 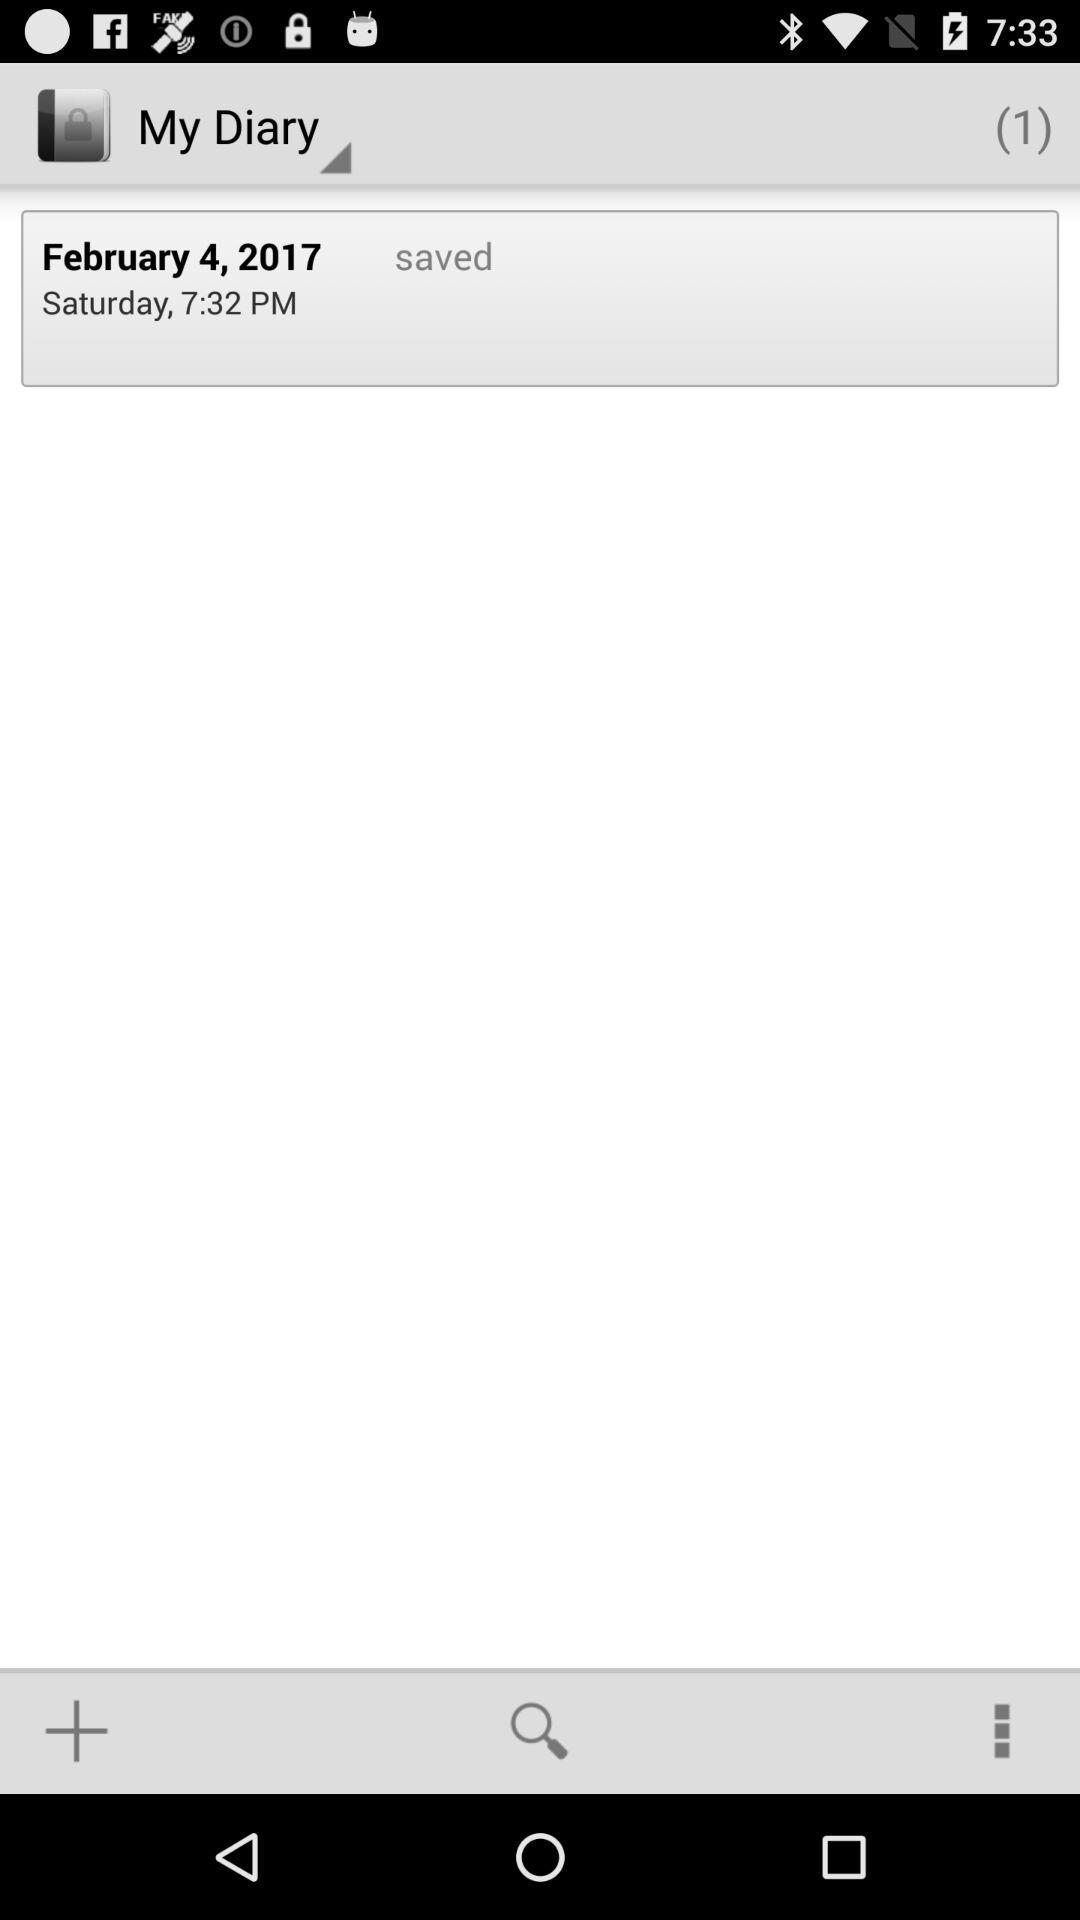 What do you see at coordinates (538, 1730) in the screenshot?
I see `item at the bottom` at bounding box center [538, 1730].